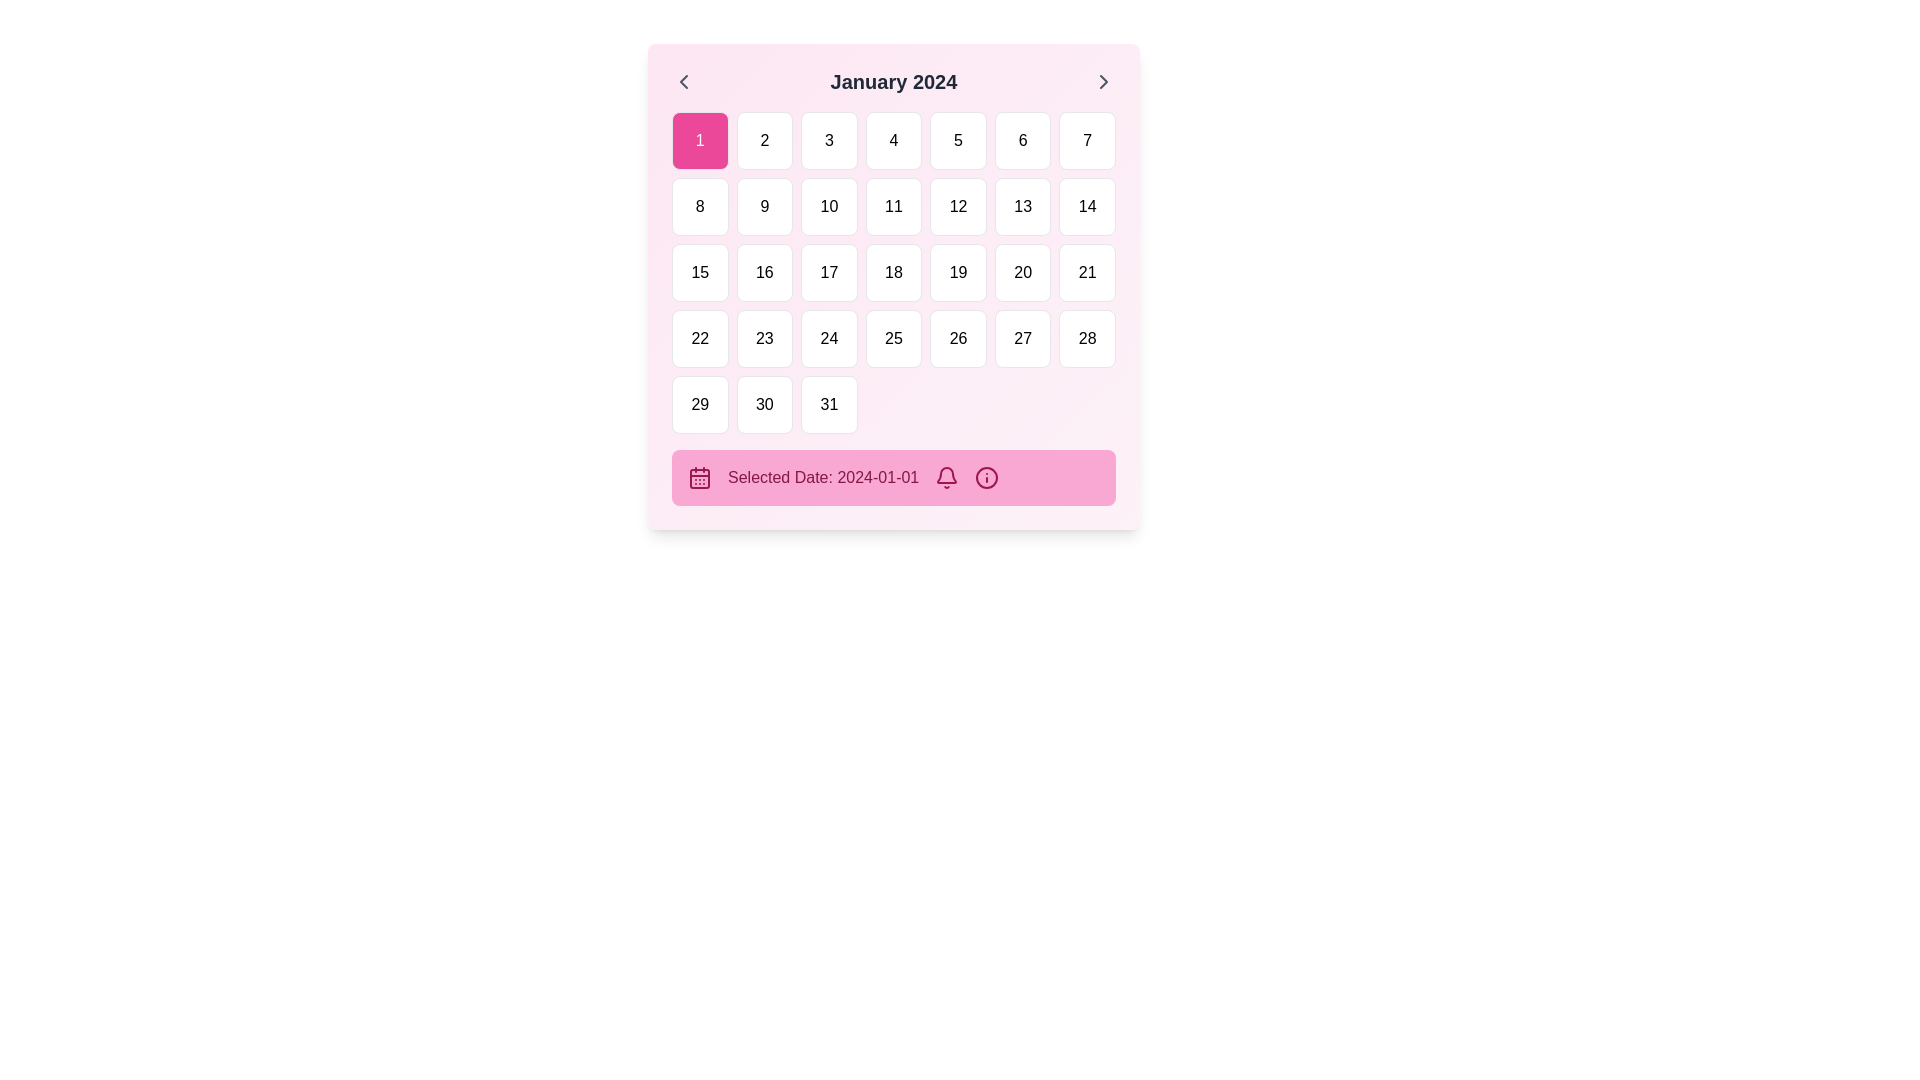 Image resolution: width=1920 pixels, height=1080 pixels. I want to click on the Calendar Date Tile displaying the number '23' in the January 2024 calendar grid, so click(763, 338).